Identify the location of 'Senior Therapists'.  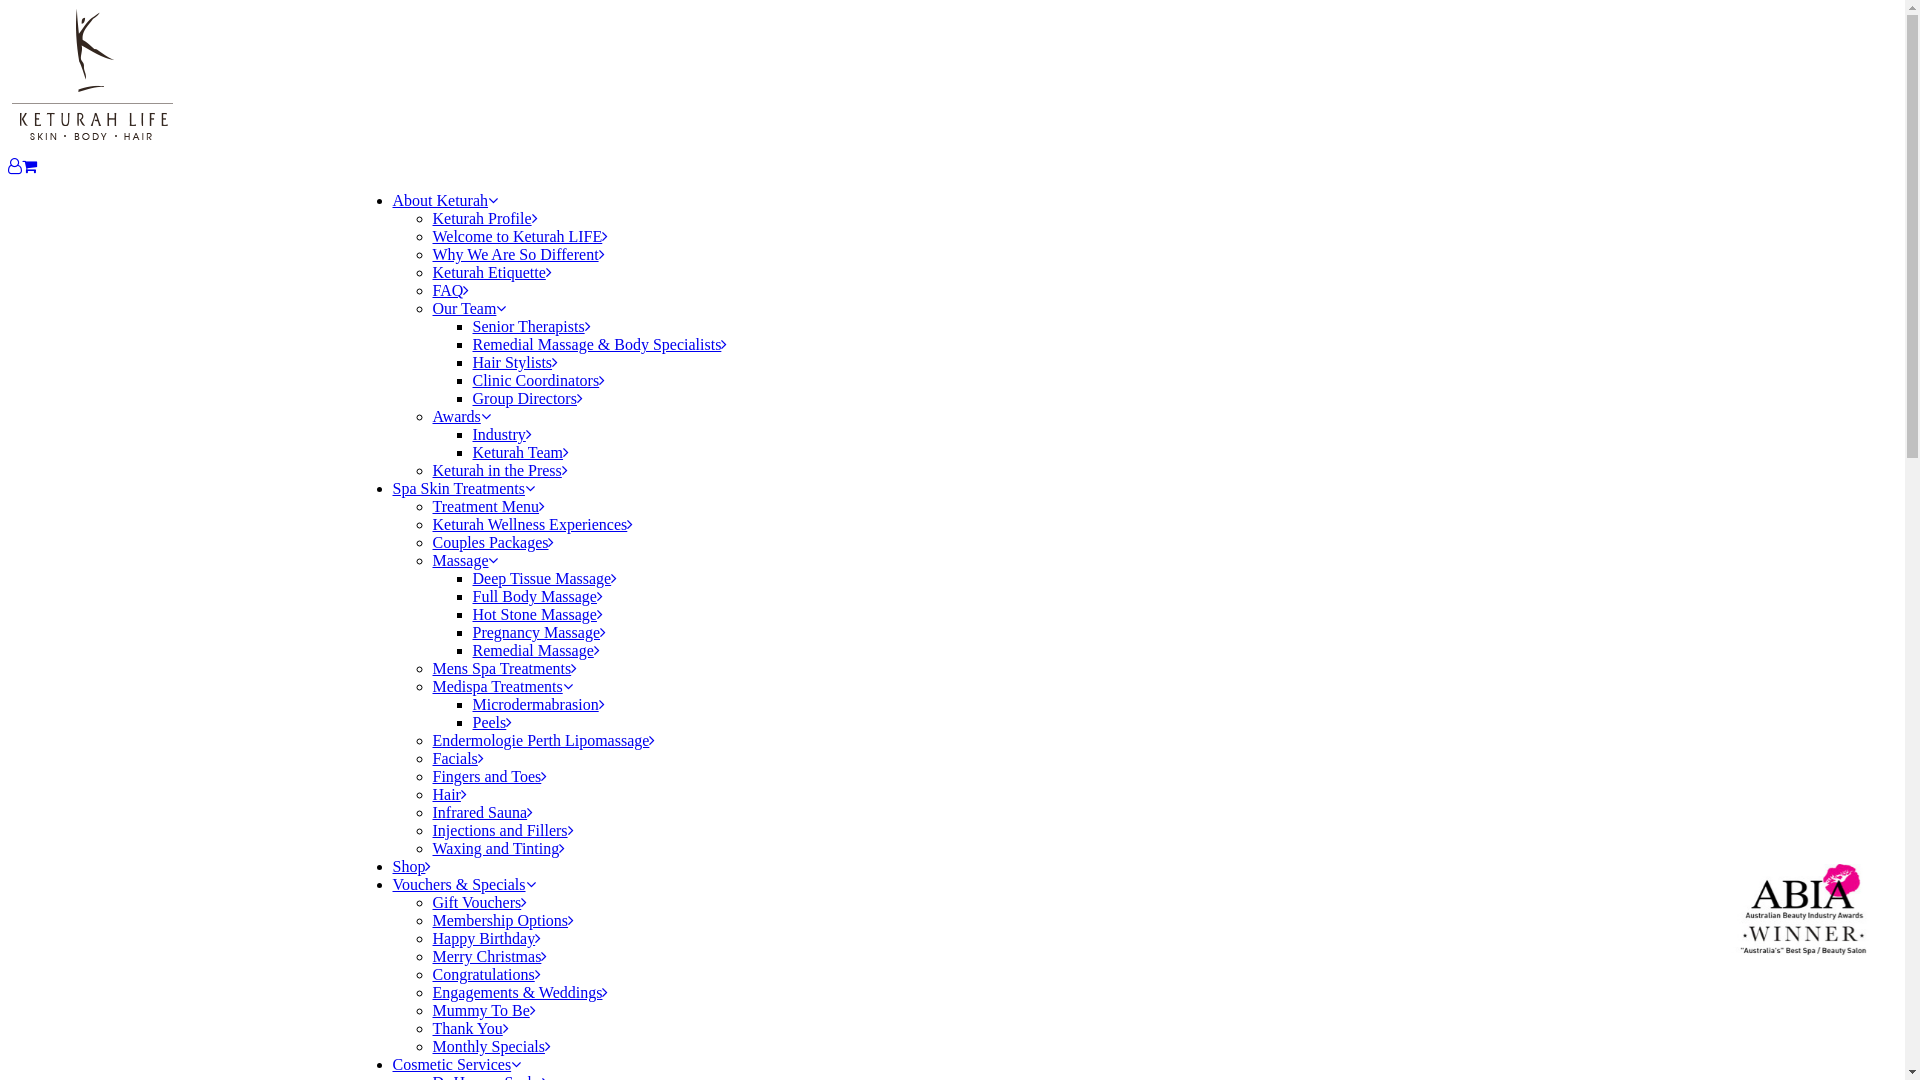
(531, 325).